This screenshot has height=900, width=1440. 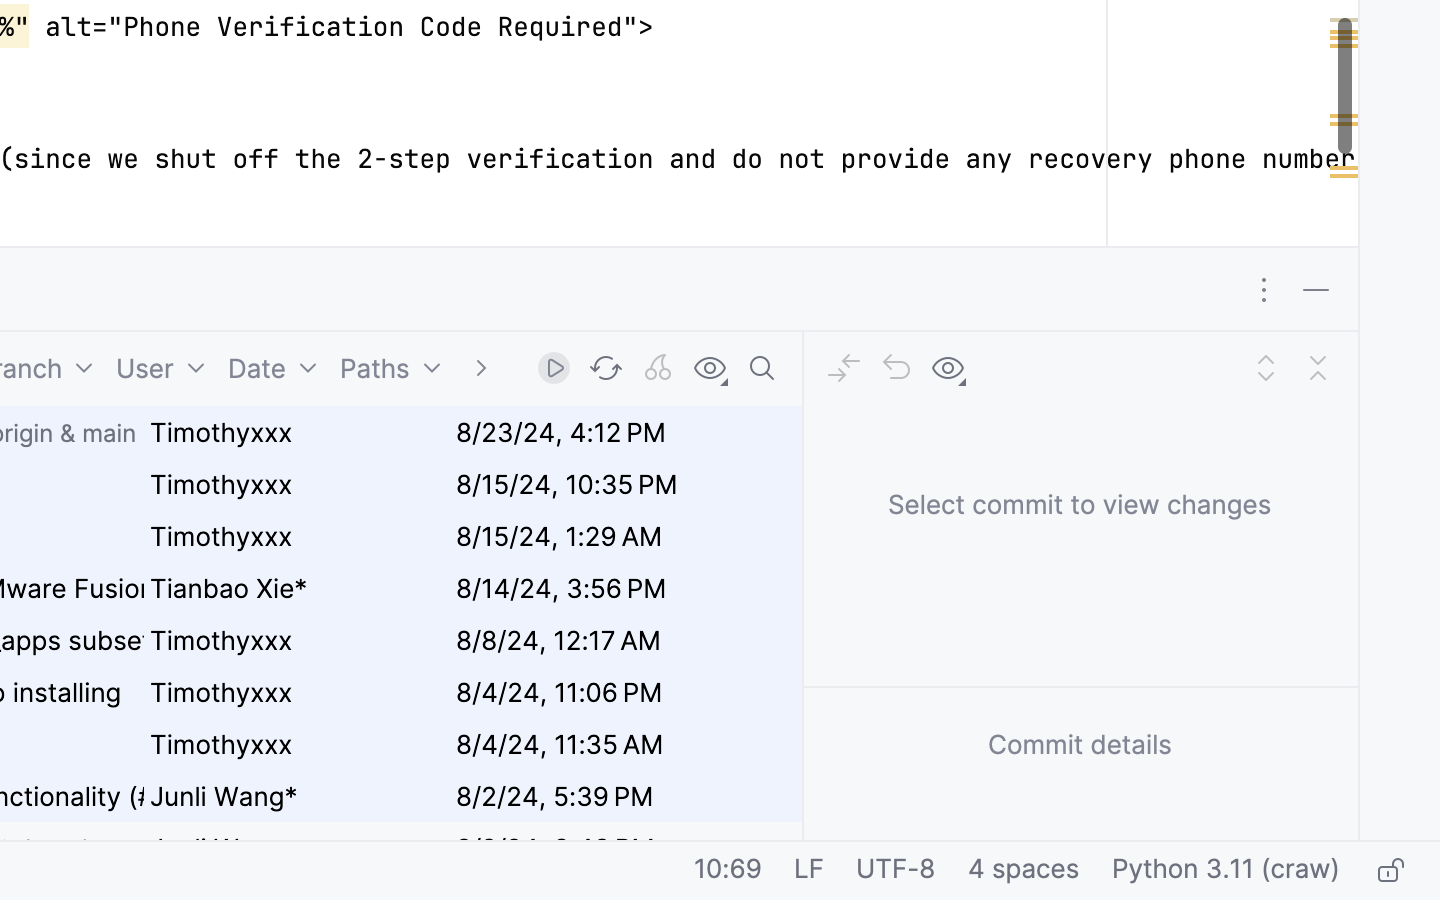 I want to click on 'UTF-8', so click(x=894, y=871).